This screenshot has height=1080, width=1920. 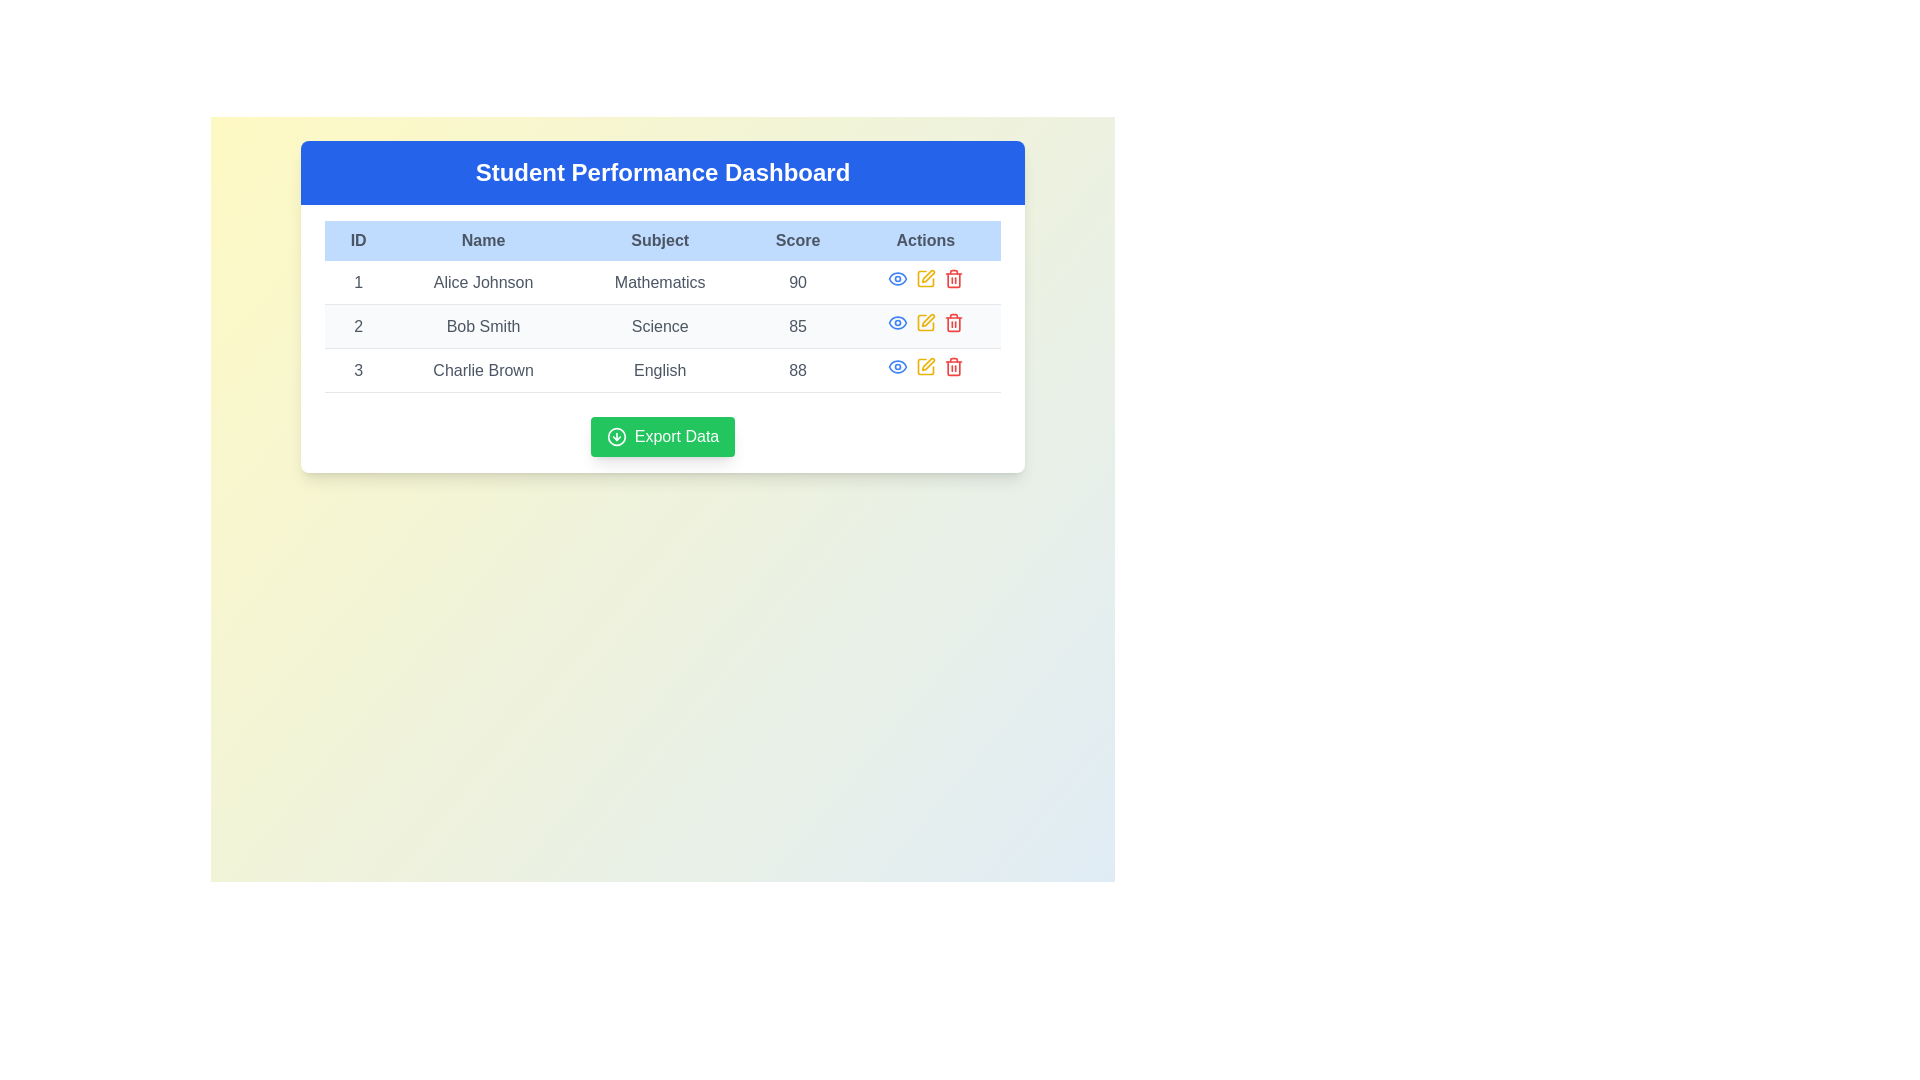 I want to click on the text displaying the score '88' for the subject 'English' in the Score column of the third row labeled '3 - Charlie Brown - English', so click(x=797, y=370).